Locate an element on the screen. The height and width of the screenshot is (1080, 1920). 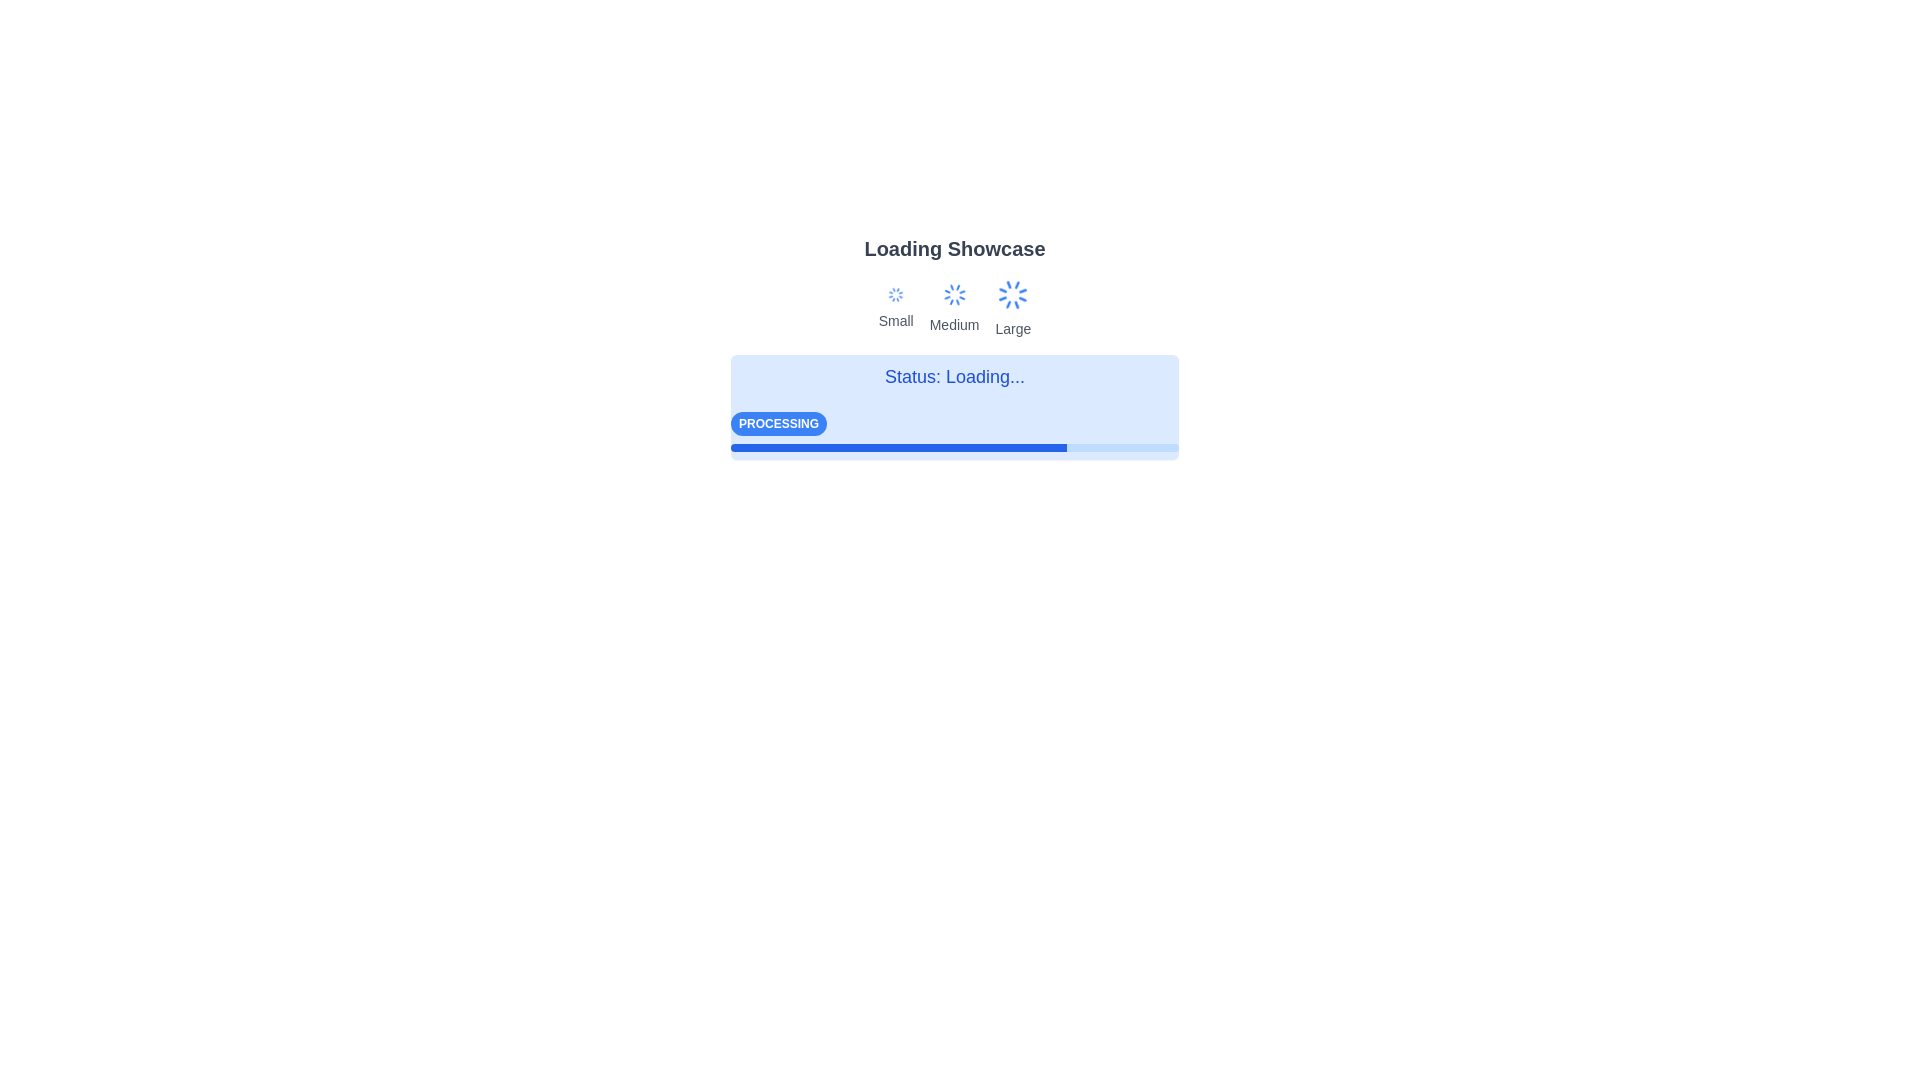
the animation of the loading state represented by the animated loader icon and text label for the 'Small' category, located at the leftmost position in the row of components is located at coordinates (895, 308).